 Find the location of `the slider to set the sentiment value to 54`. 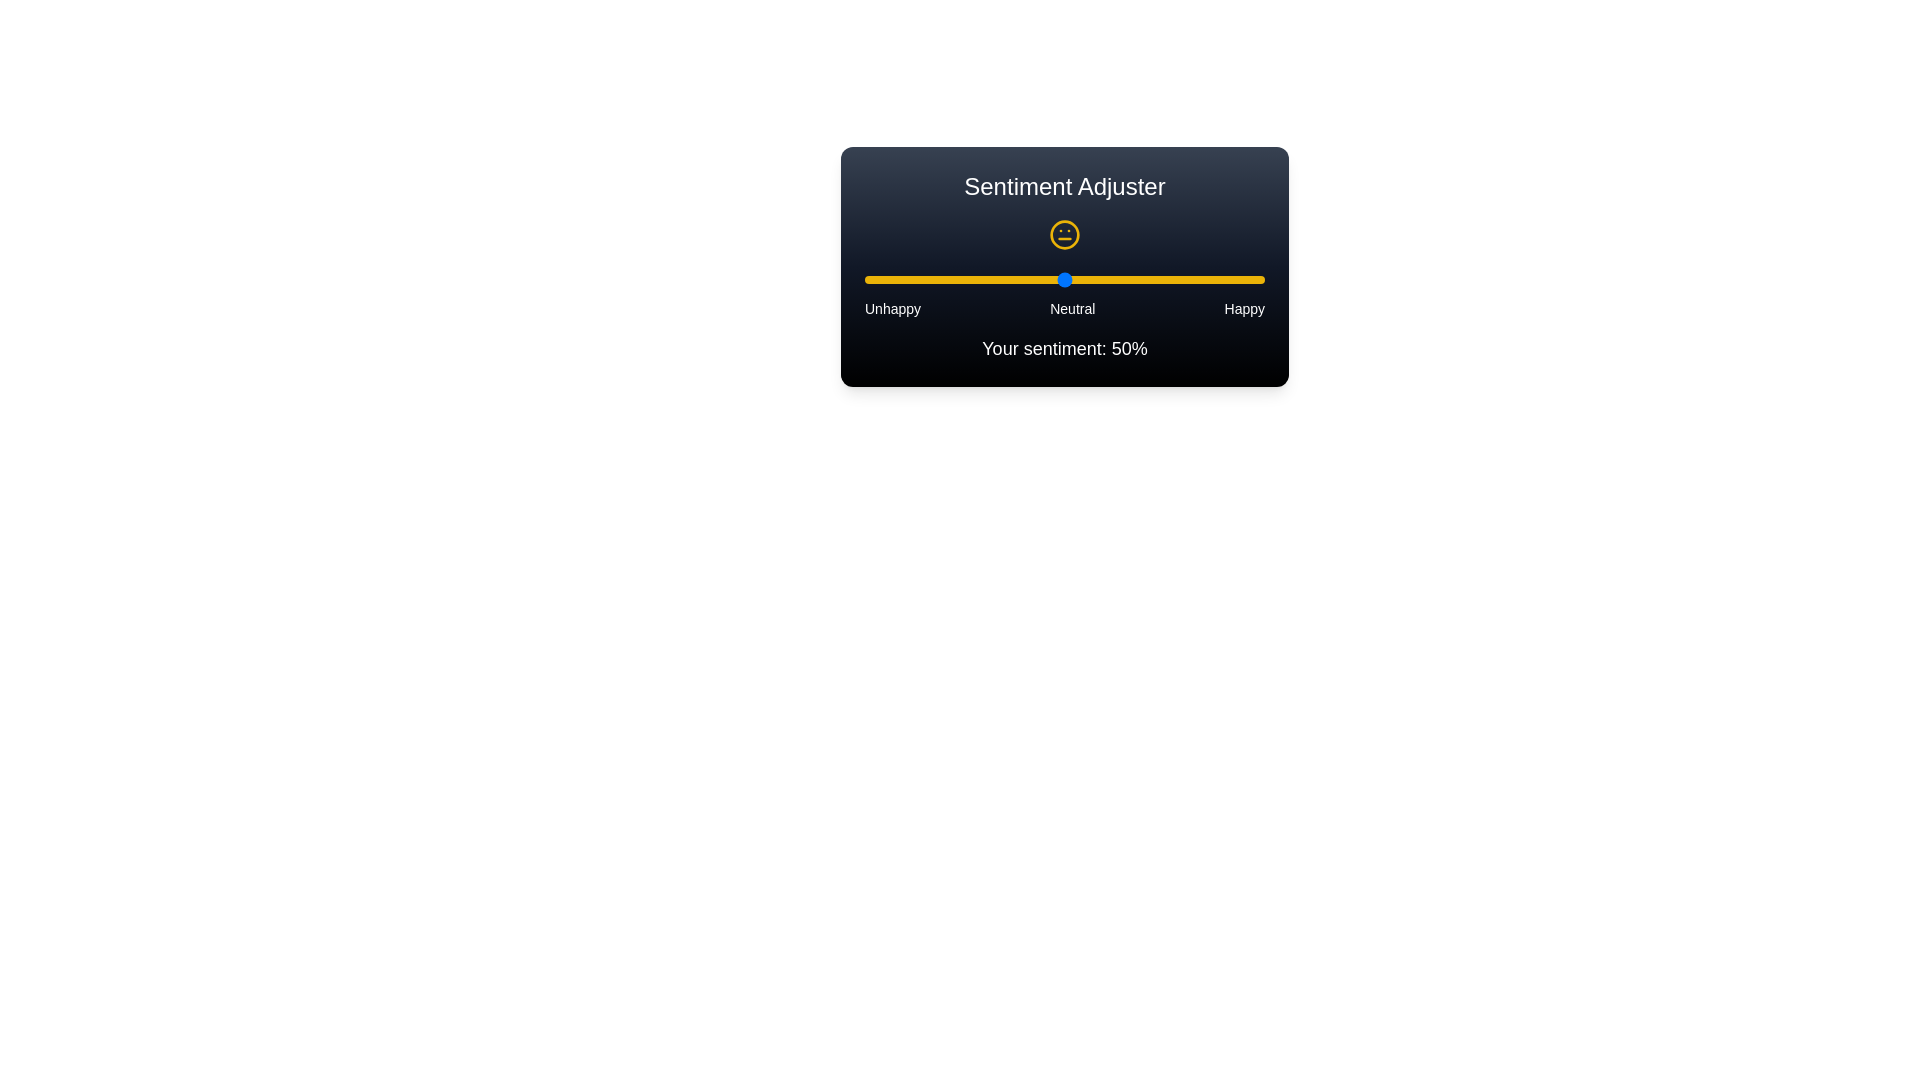

the slider to set the sentiment value to 54 is located at coordinates (1079, 280).